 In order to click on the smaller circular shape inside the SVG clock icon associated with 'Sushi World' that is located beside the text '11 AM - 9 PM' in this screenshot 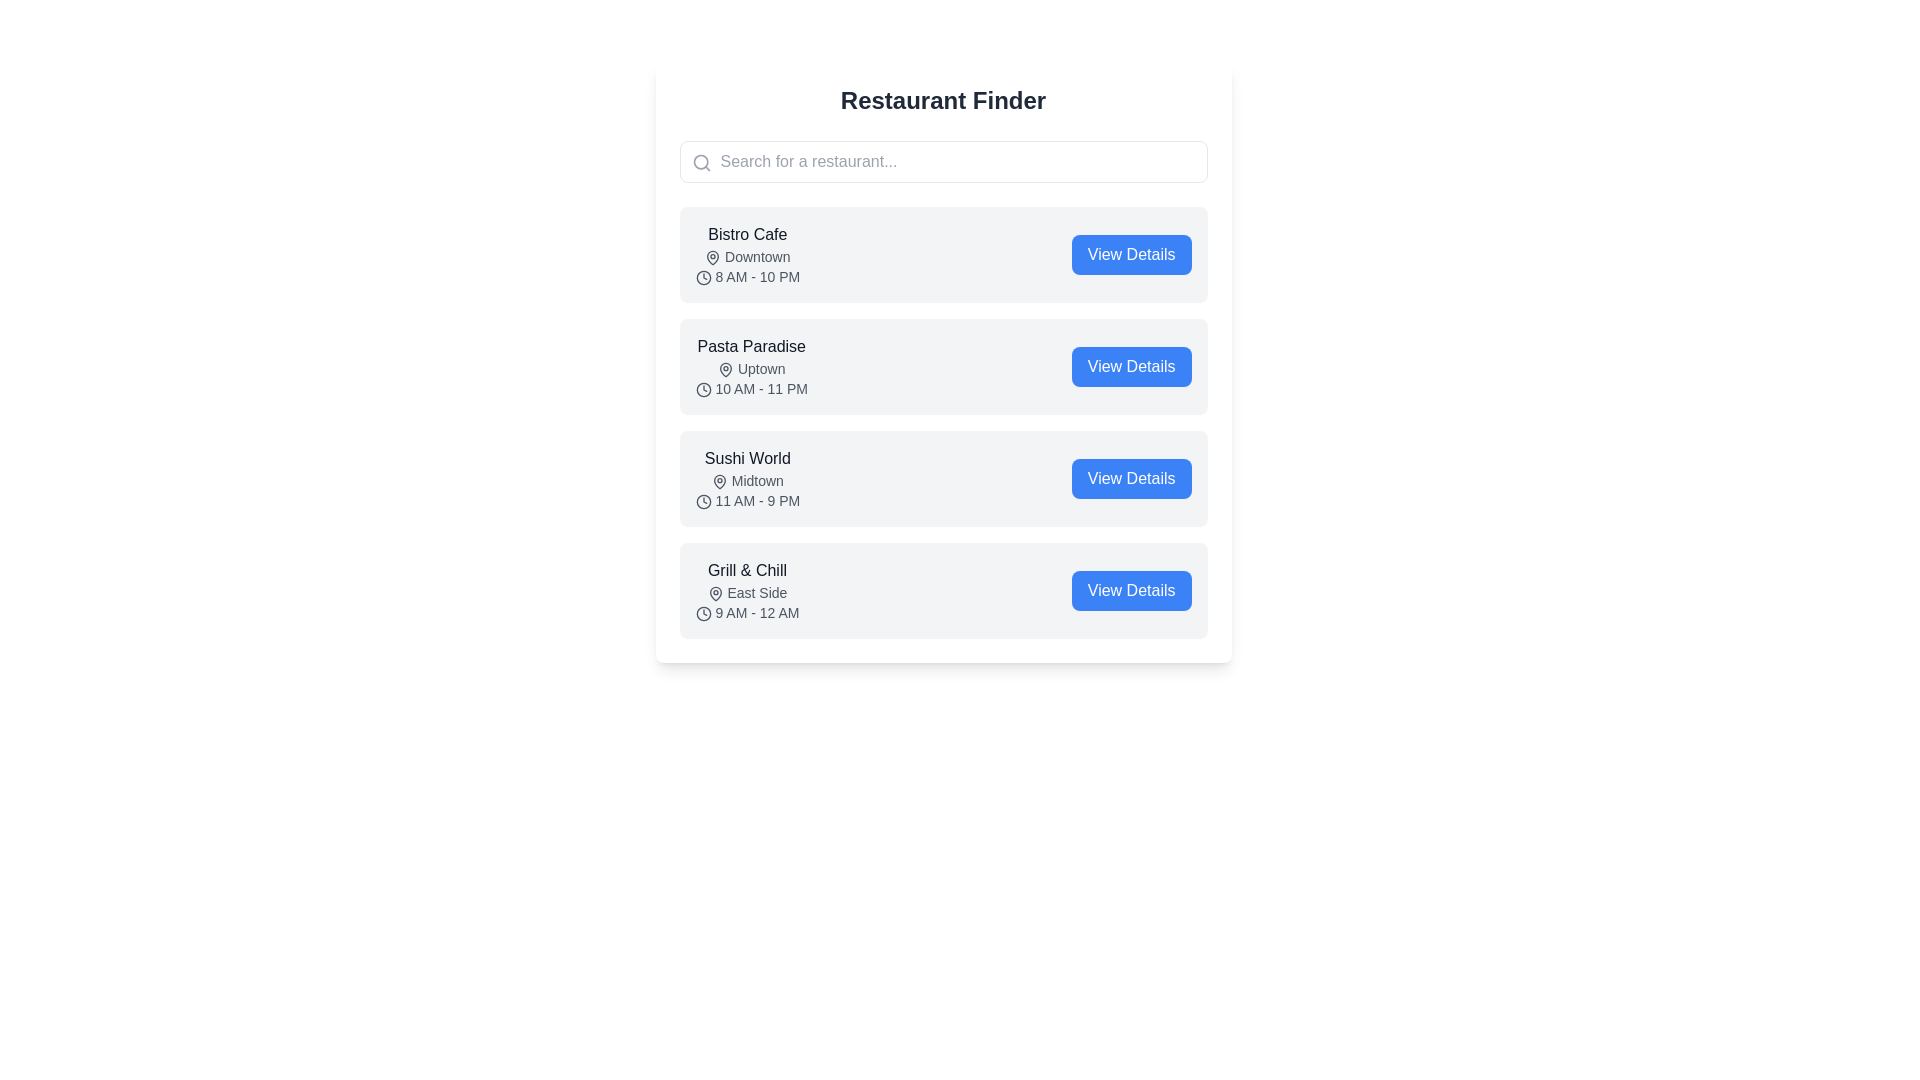, I will do `click(703, 501)`.